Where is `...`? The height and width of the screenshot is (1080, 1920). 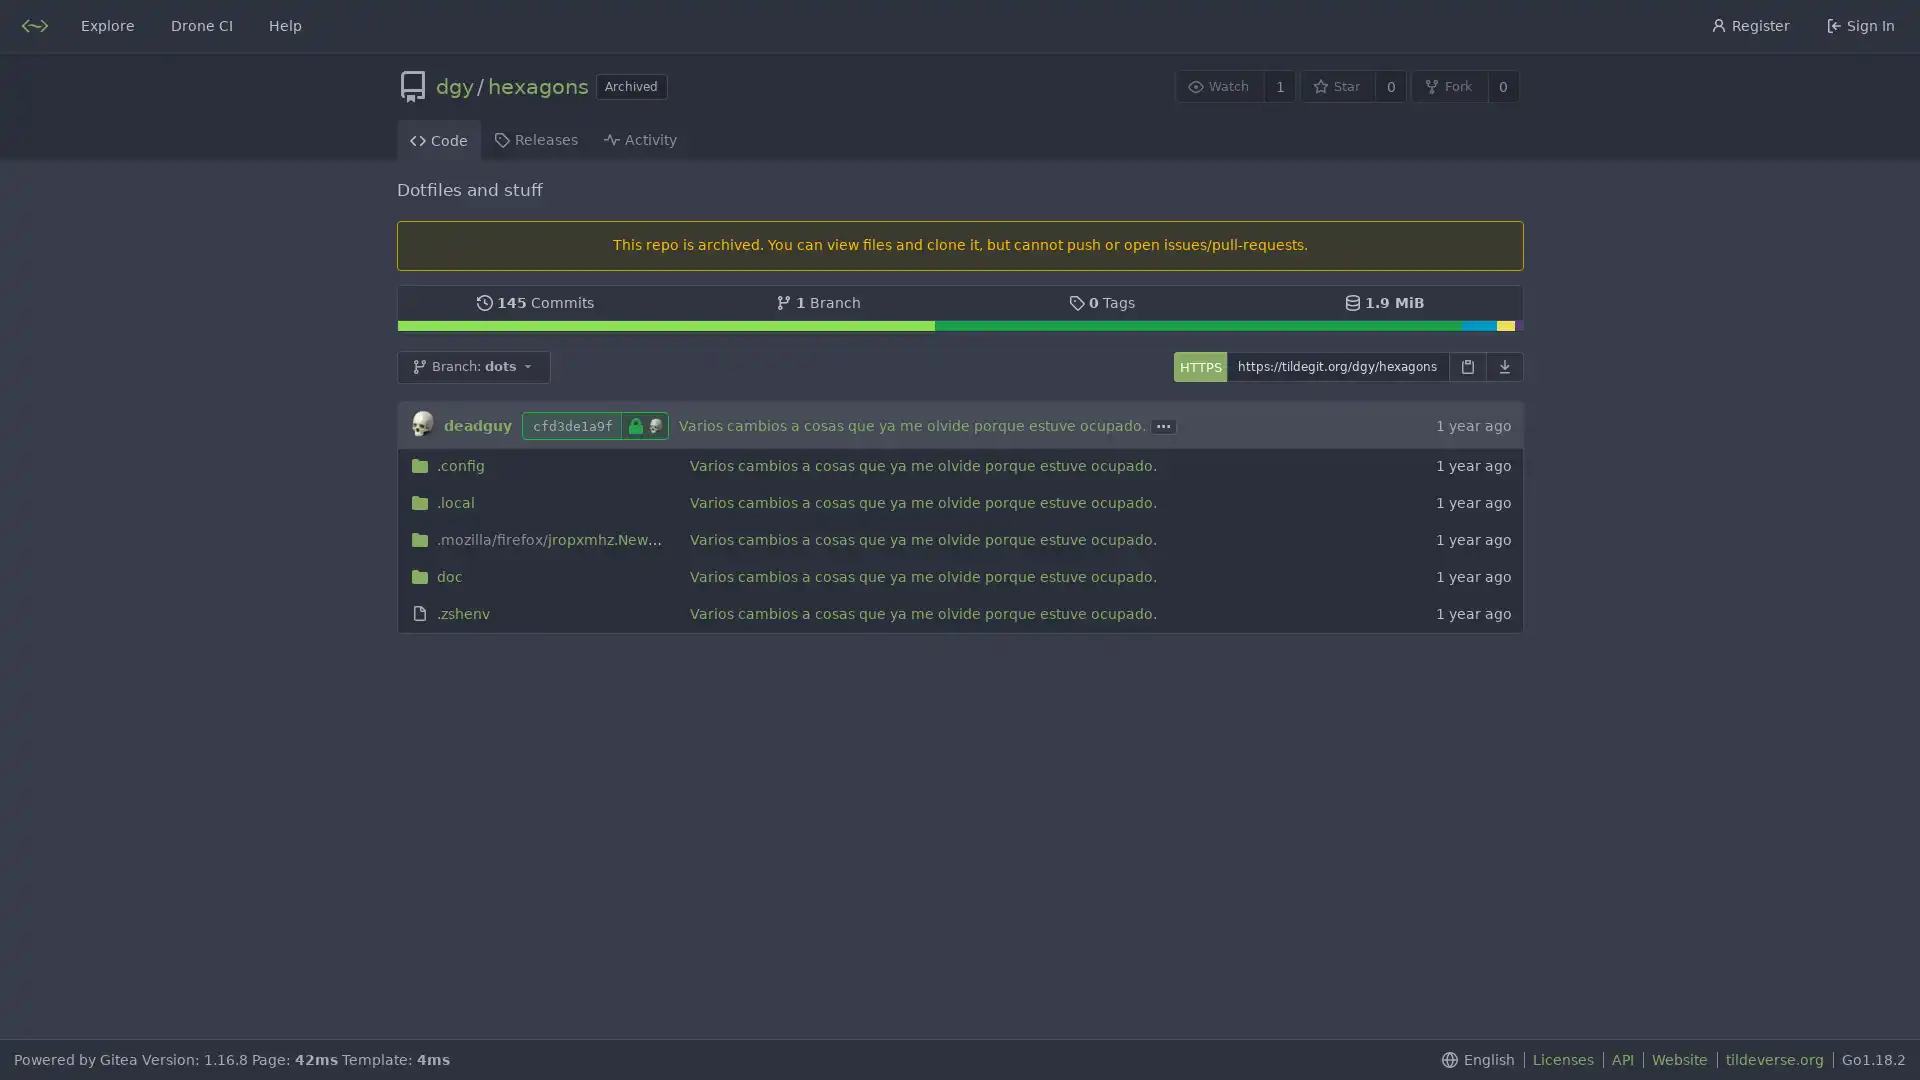
... is located at coordinates (1162, 424).